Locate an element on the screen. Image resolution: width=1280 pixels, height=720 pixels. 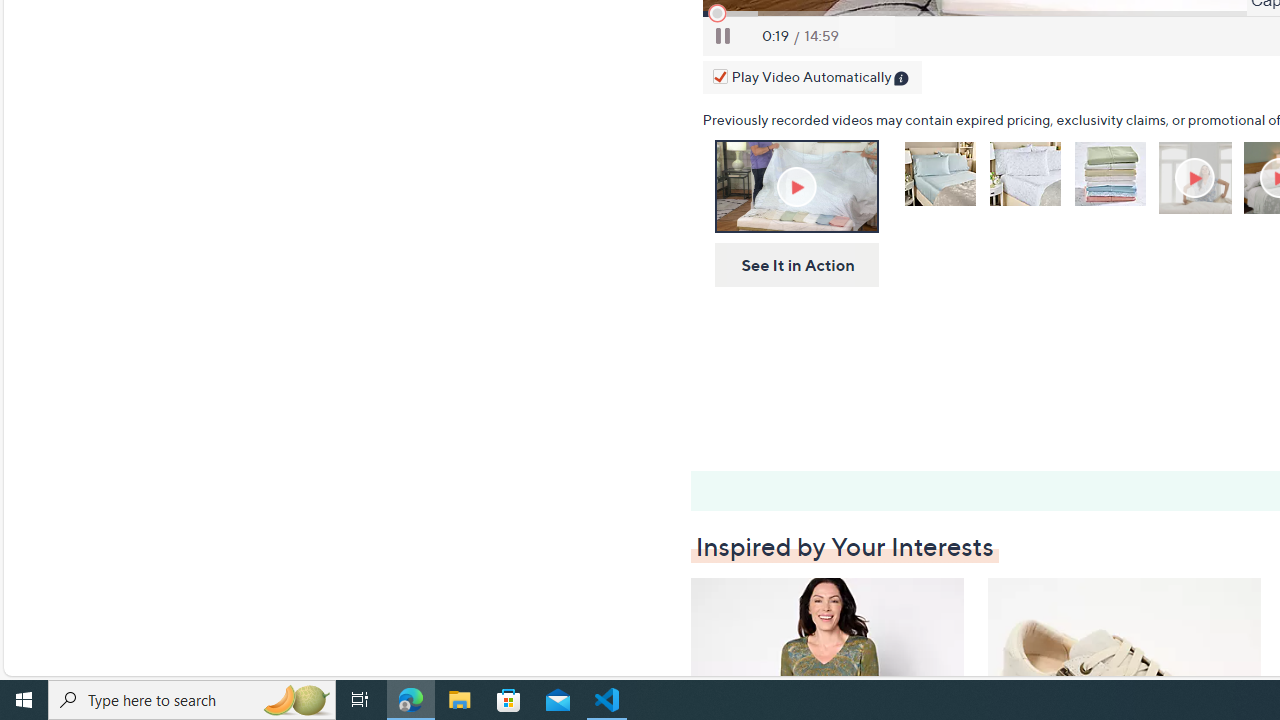
'See It in Action' is located at coordinates (789, 264).